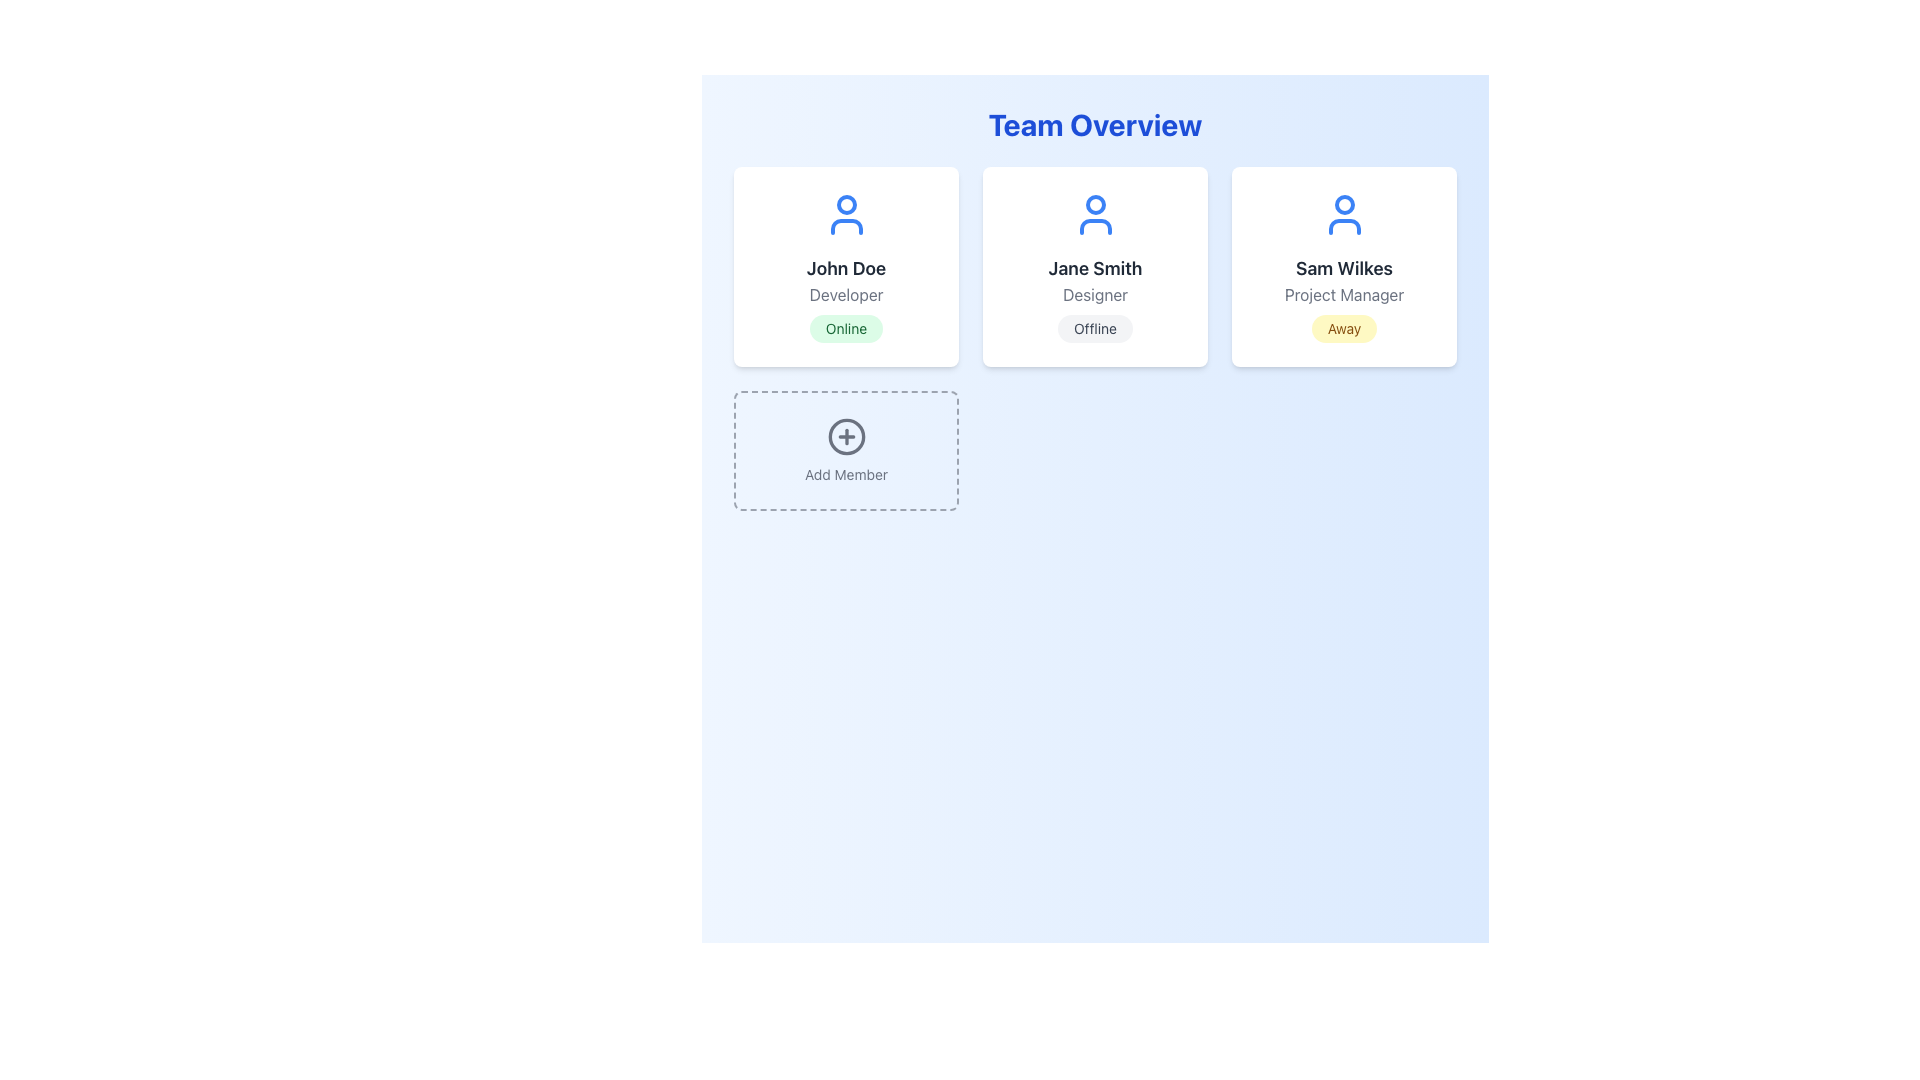 This screenshot has height=1080, width=1920. Describe the element at coordinates (1094, 226) in the screenshot. I see `the line art icon depicting shoulders and an upper torso located in the second user profile card labeled 'Jane Smith - Designer' marked with 'Offline' status` at that location.